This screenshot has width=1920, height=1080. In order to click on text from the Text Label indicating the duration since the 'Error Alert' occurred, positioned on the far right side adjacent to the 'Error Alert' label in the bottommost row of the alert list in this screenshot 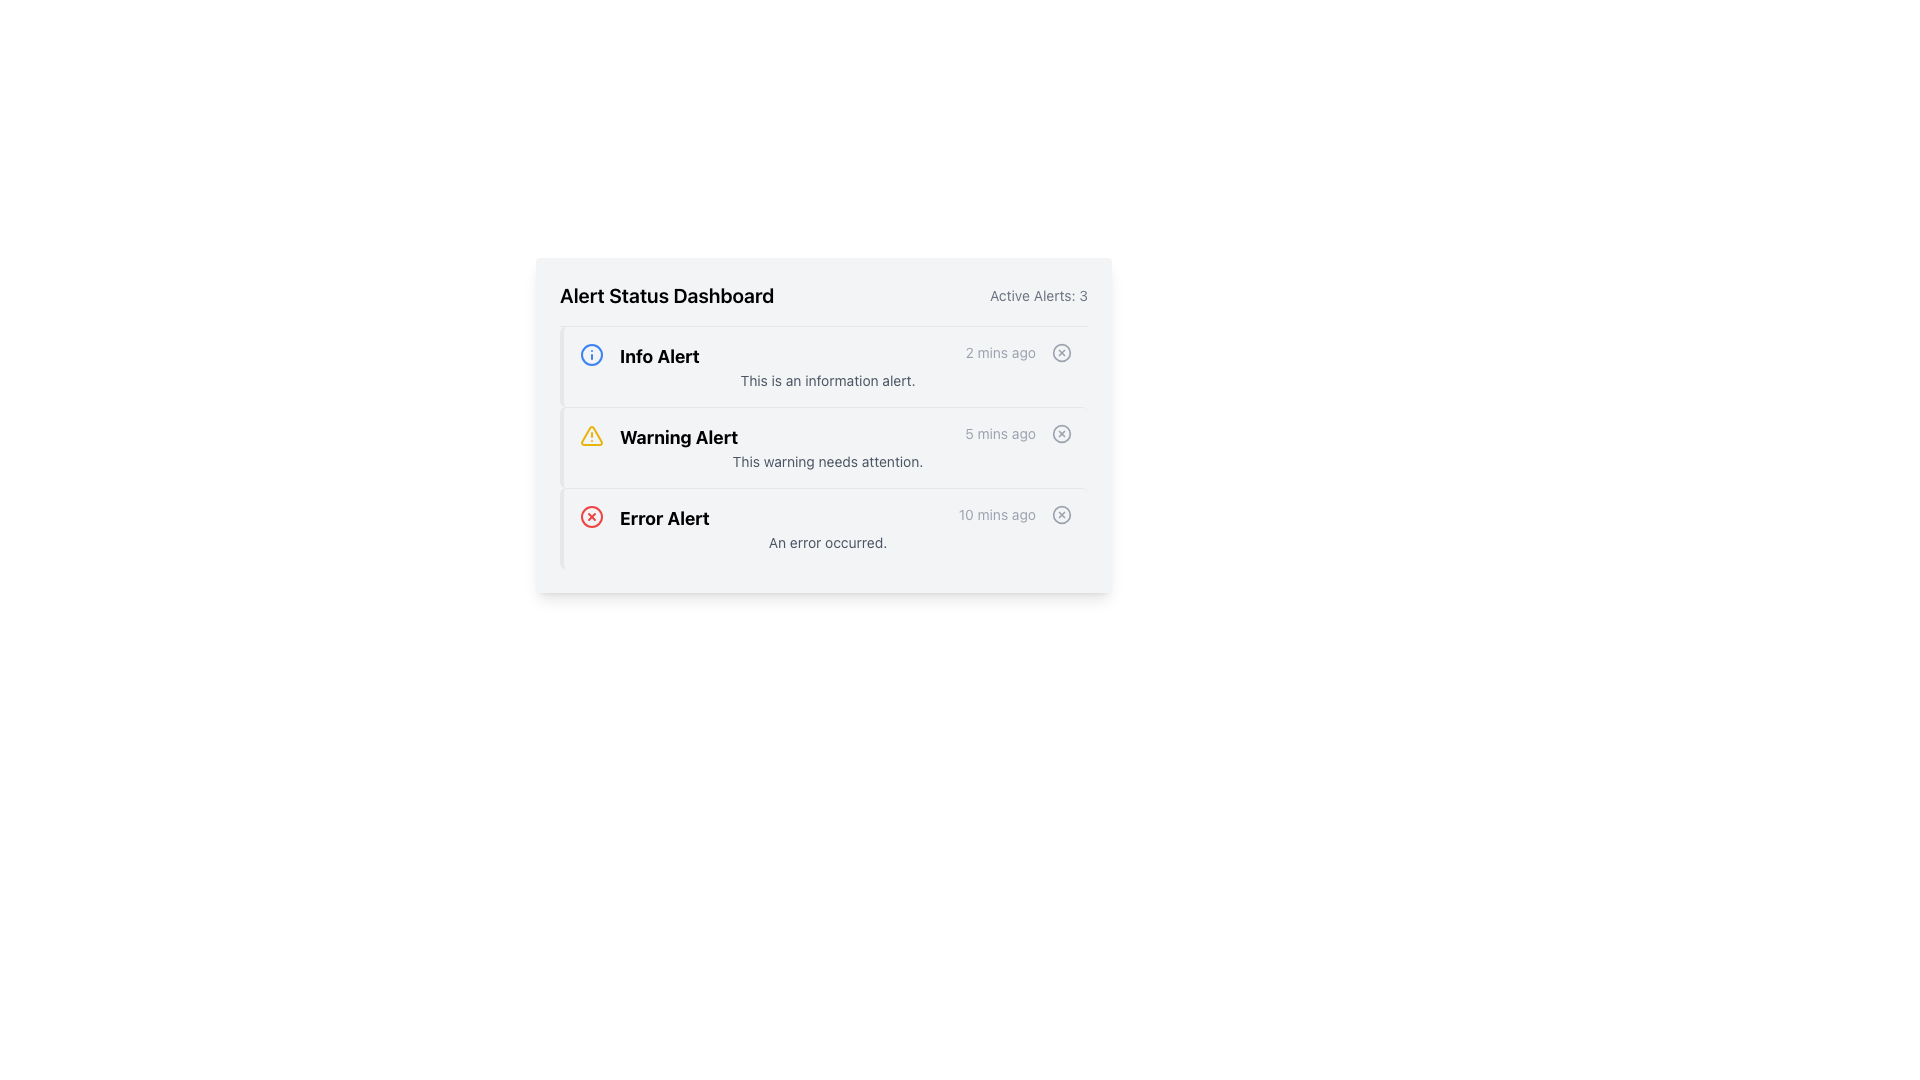, I will do `click(997, 518)`.